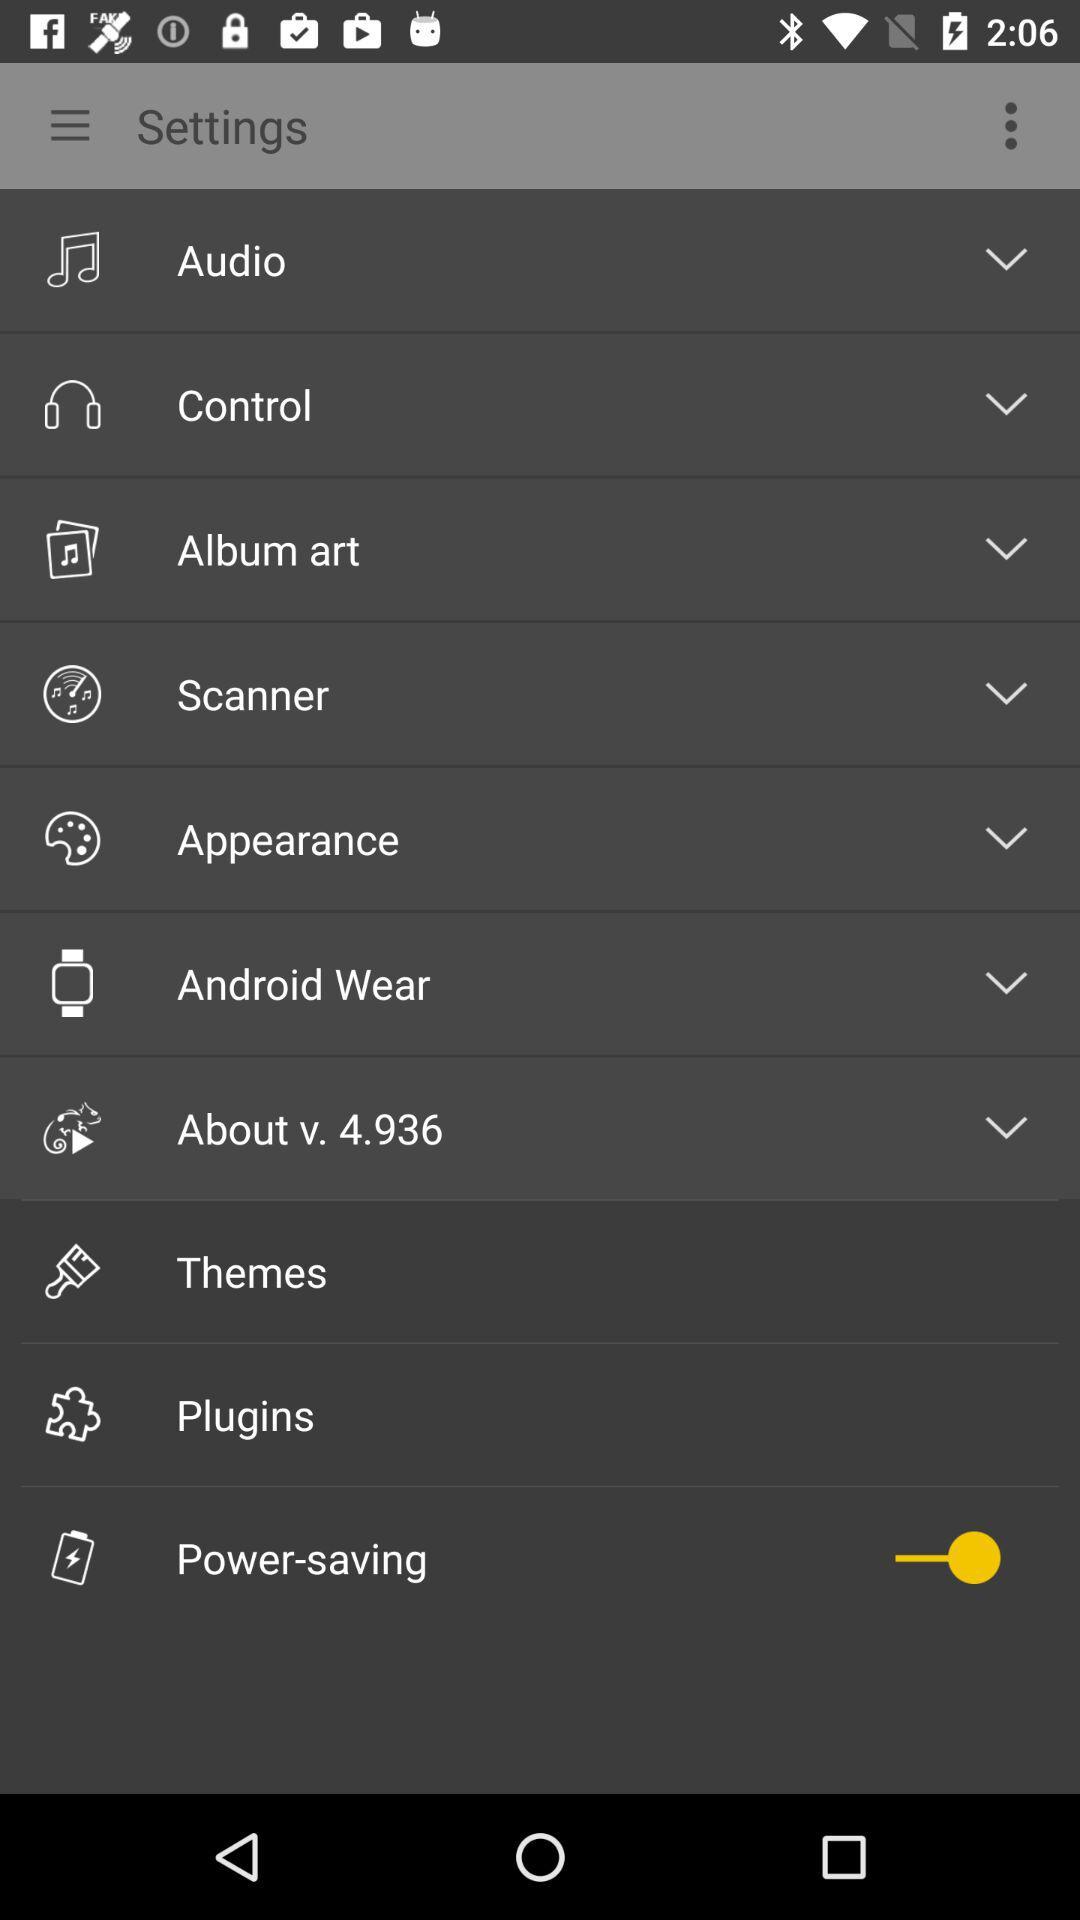  Describe the element at coordinates (1017, 124) in the screenshot. I see `the icon to the right of settings` at that location.